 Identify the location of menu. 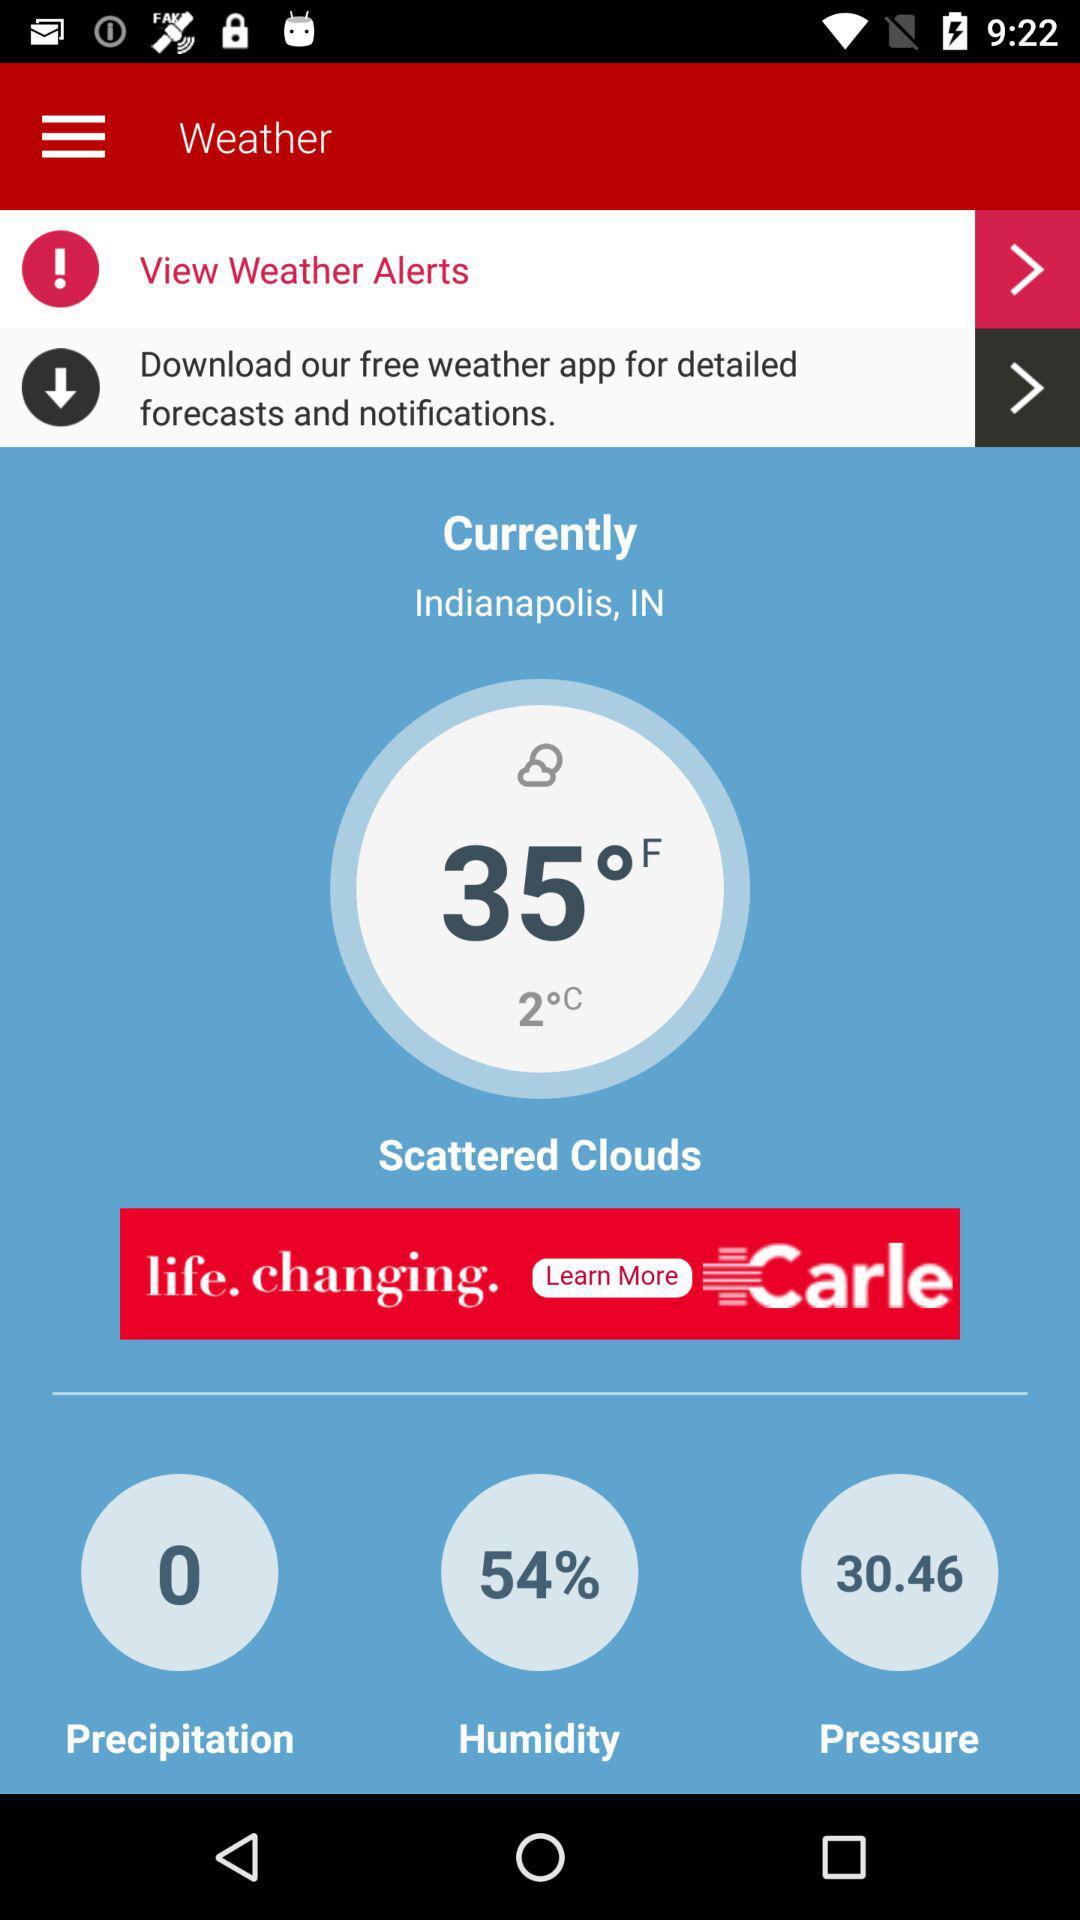
(72, 135).